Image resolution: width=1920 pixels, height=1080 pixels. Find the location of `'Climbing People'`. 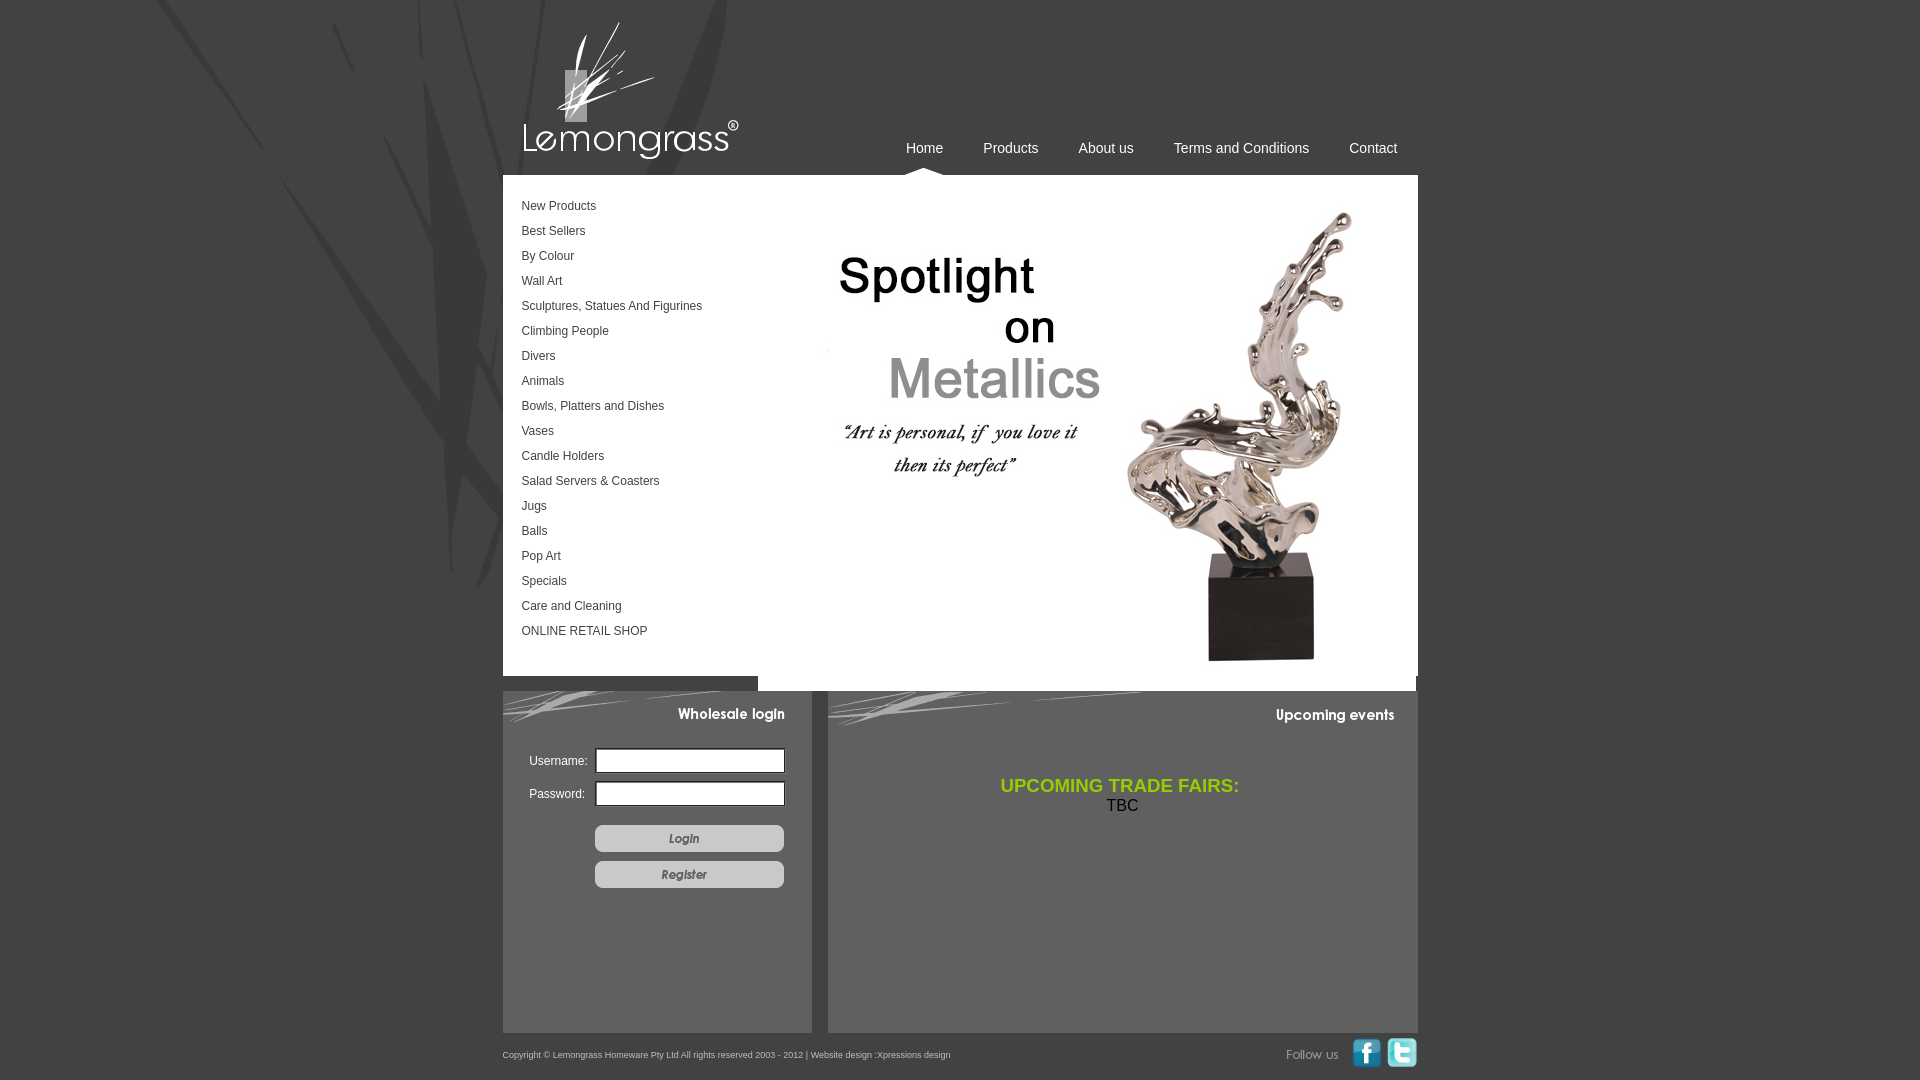

'Climbing People' is located at coordinates (627, 331).